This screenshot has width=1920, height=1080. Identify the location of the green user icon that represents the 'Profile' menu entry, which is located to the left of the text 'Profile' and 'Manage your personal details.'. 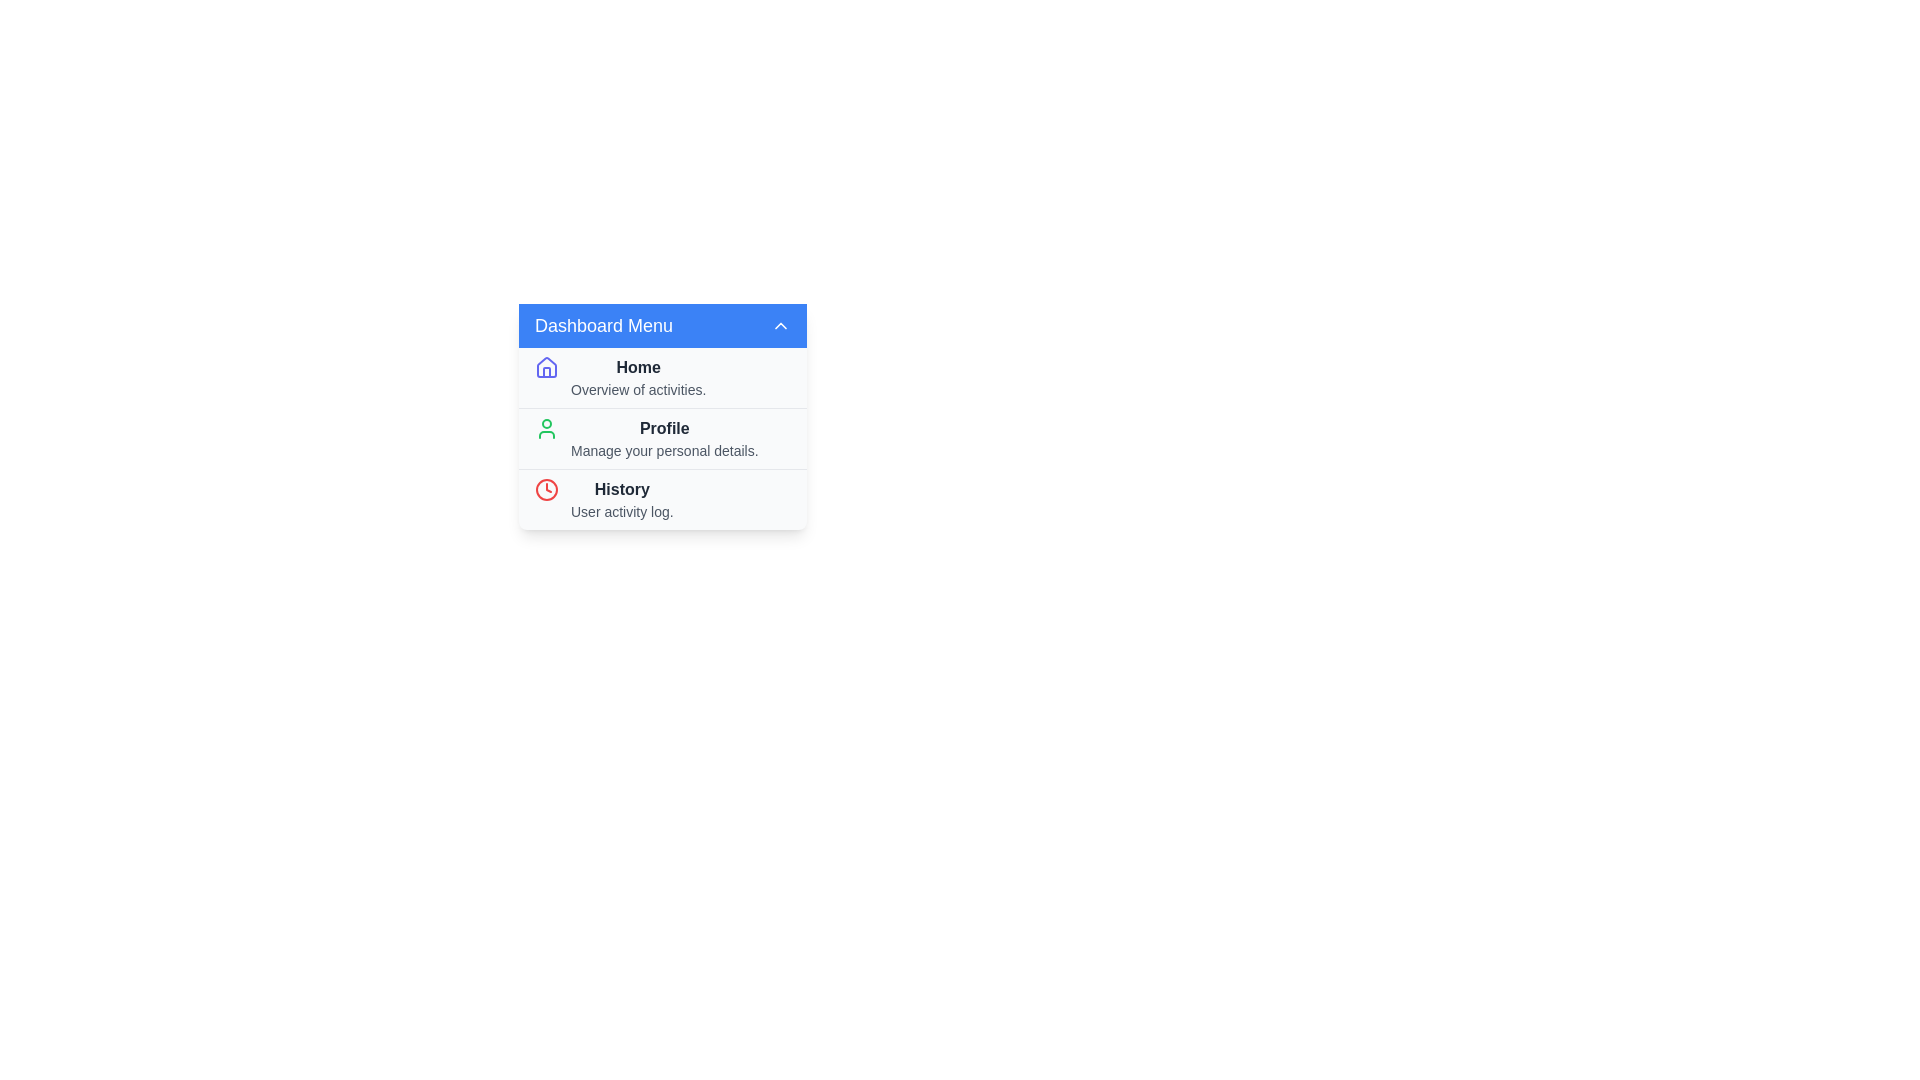
(547, 427).